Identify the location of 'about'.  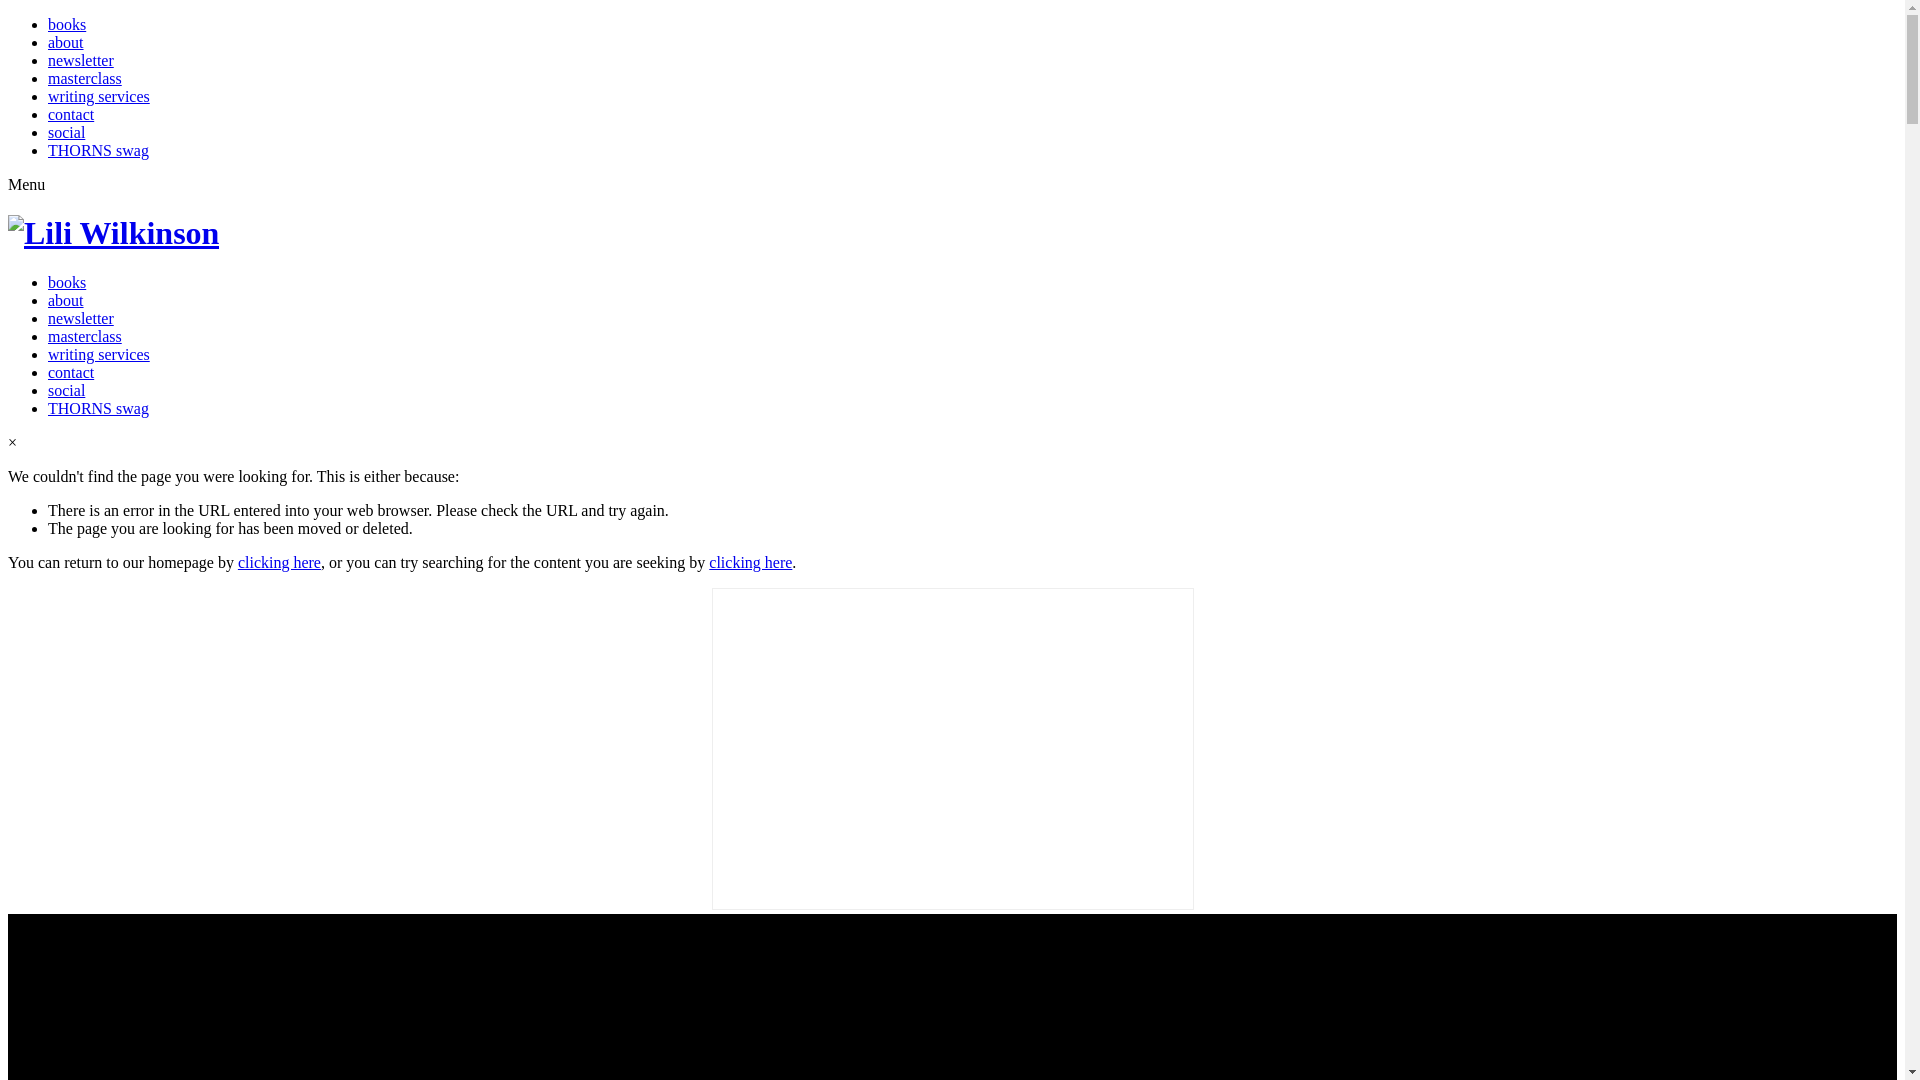
(48, 300).